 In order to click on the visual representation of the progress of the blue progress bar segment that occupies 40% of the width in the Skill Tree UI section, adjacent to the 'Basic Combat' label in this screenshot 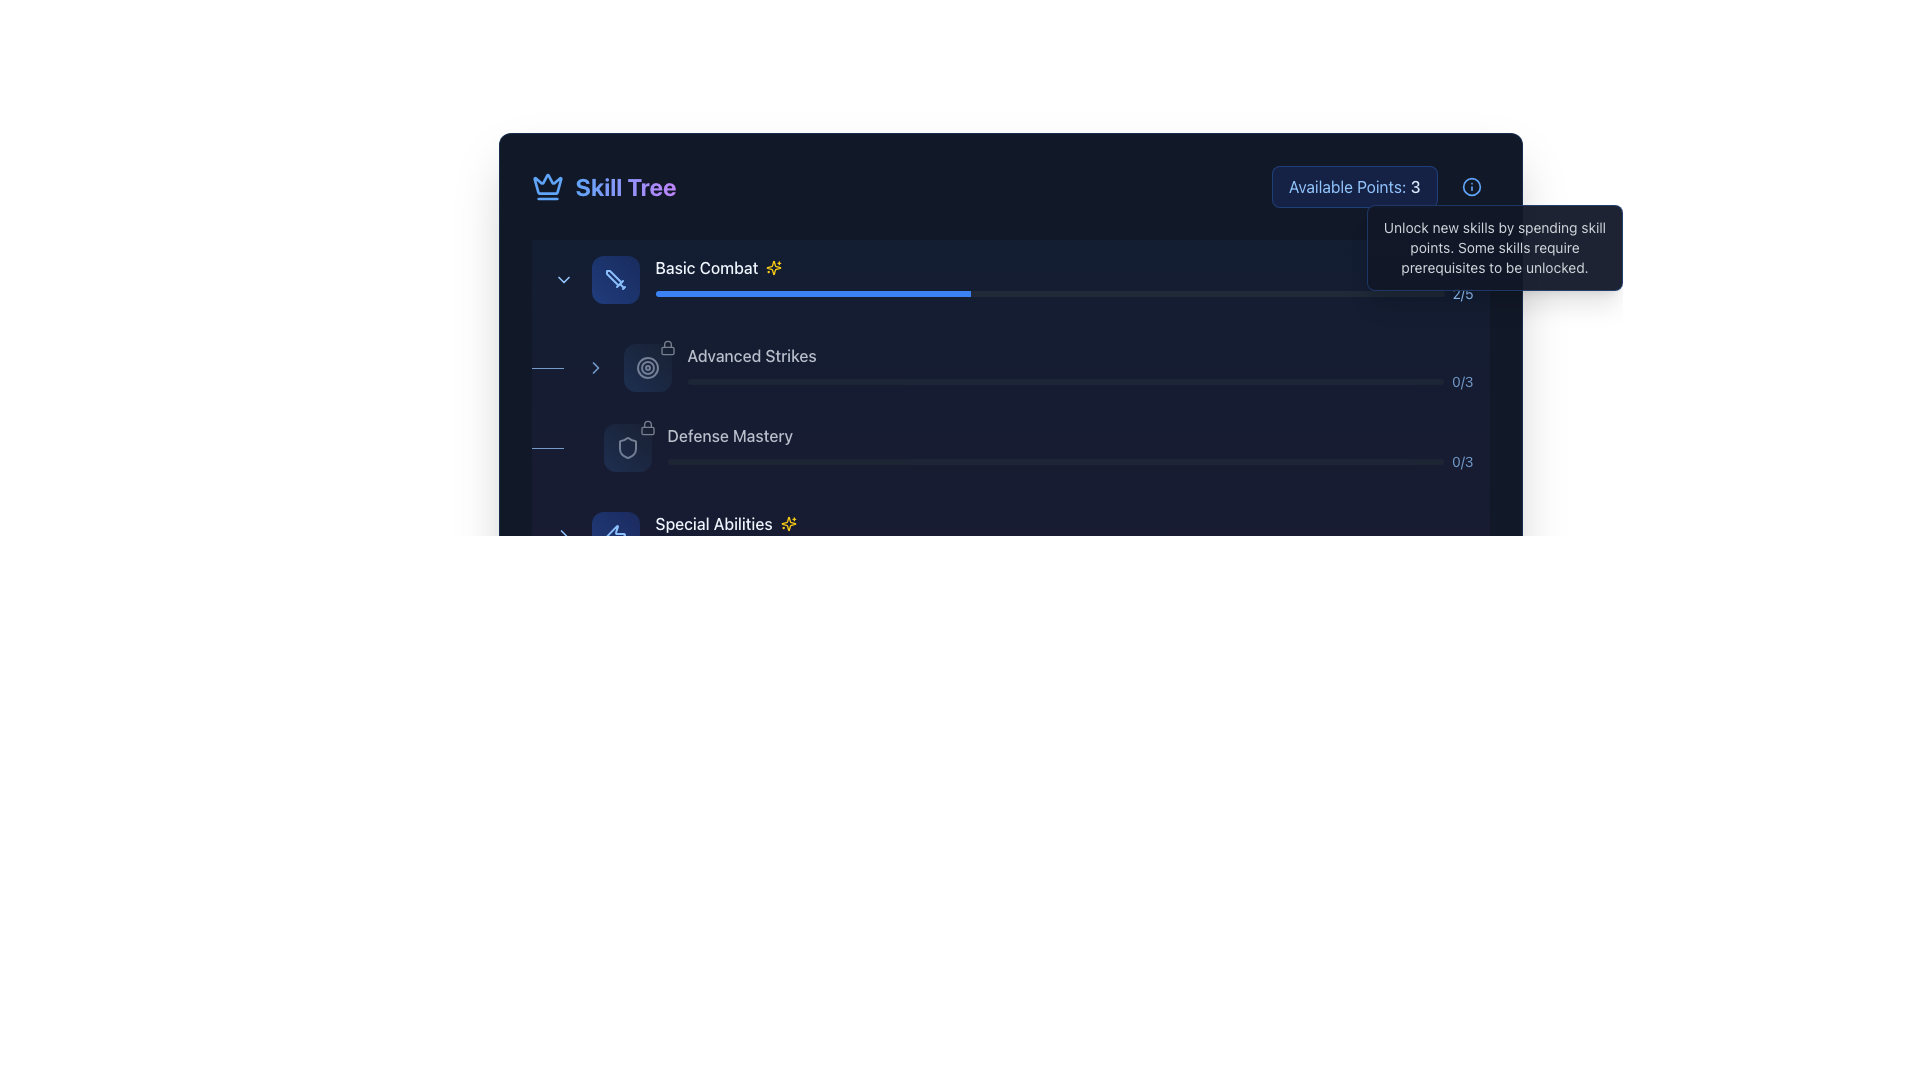, I will do `click(813, 293)`.